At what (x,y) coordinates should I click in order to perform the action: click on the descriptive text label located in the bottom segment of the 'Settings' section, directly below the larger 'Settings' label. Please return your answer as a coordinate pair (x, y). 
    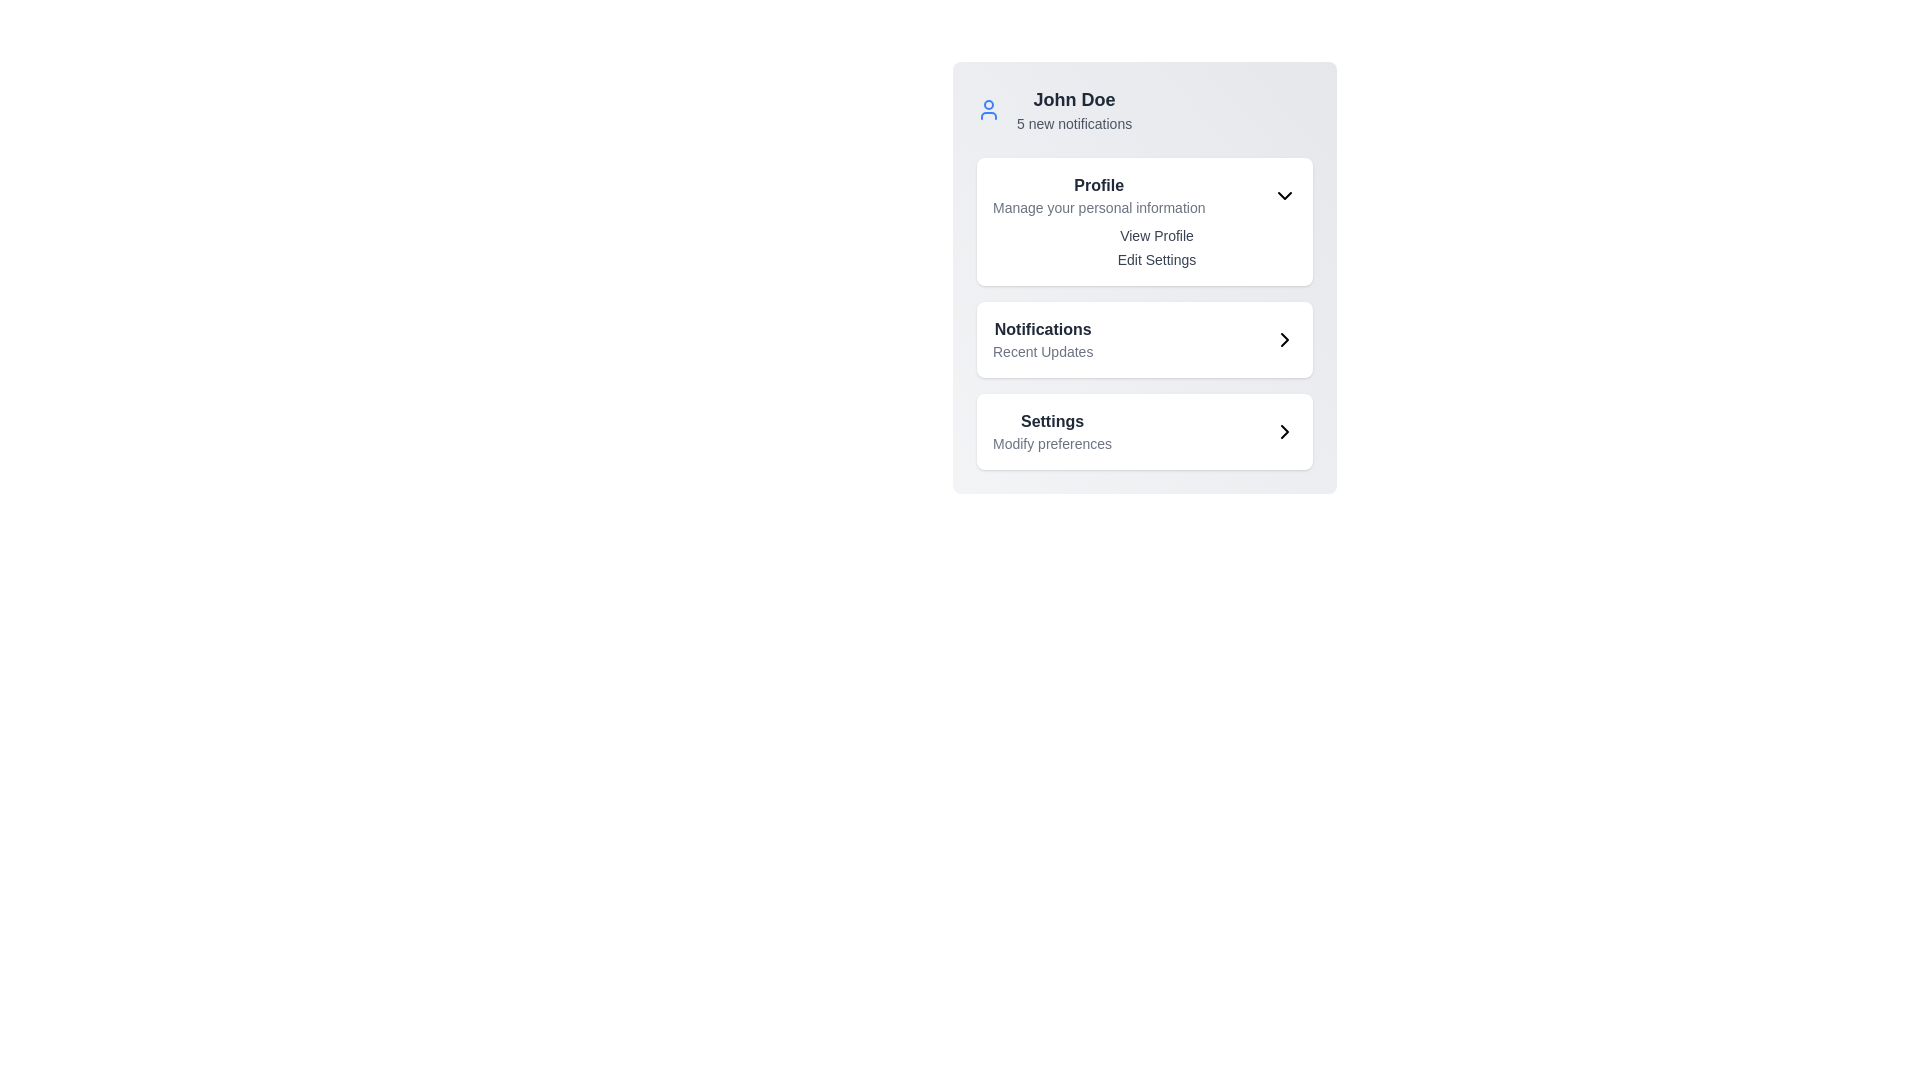
    Looking at the image, I should click on (1051, 442).